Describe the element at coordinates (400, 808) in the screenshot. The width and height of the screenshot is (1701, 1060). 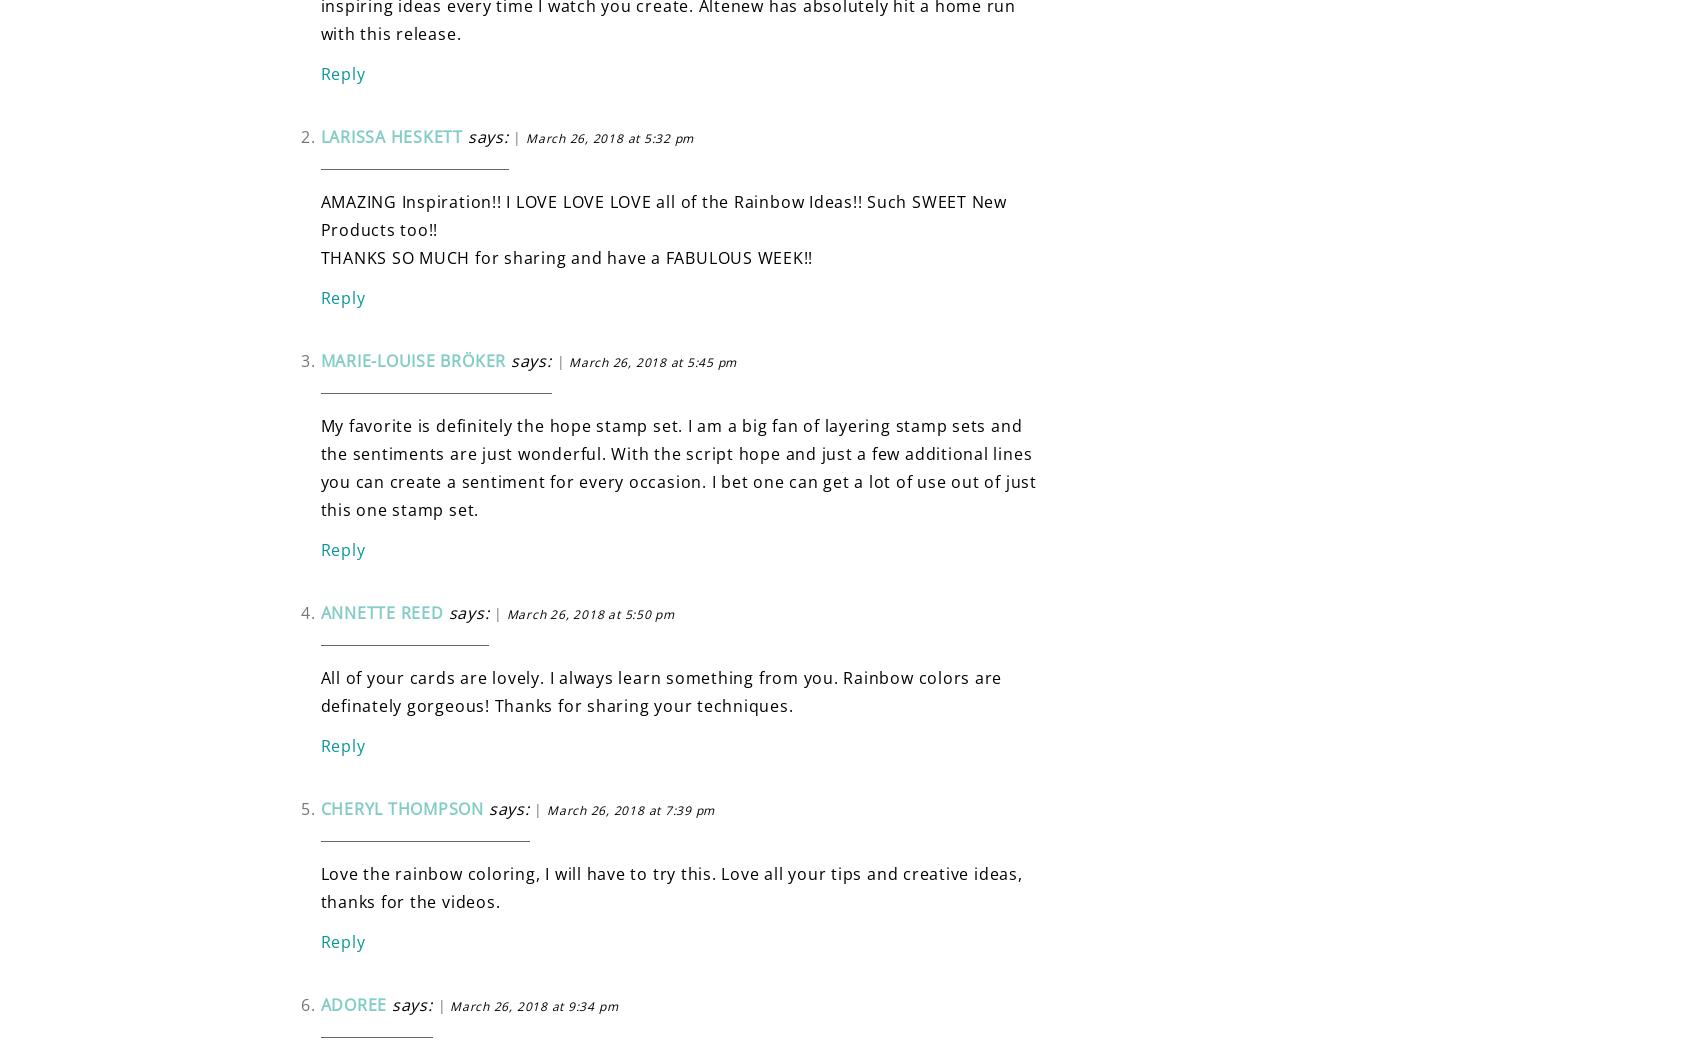
I see `'Cheryl Thompson'` at that location.